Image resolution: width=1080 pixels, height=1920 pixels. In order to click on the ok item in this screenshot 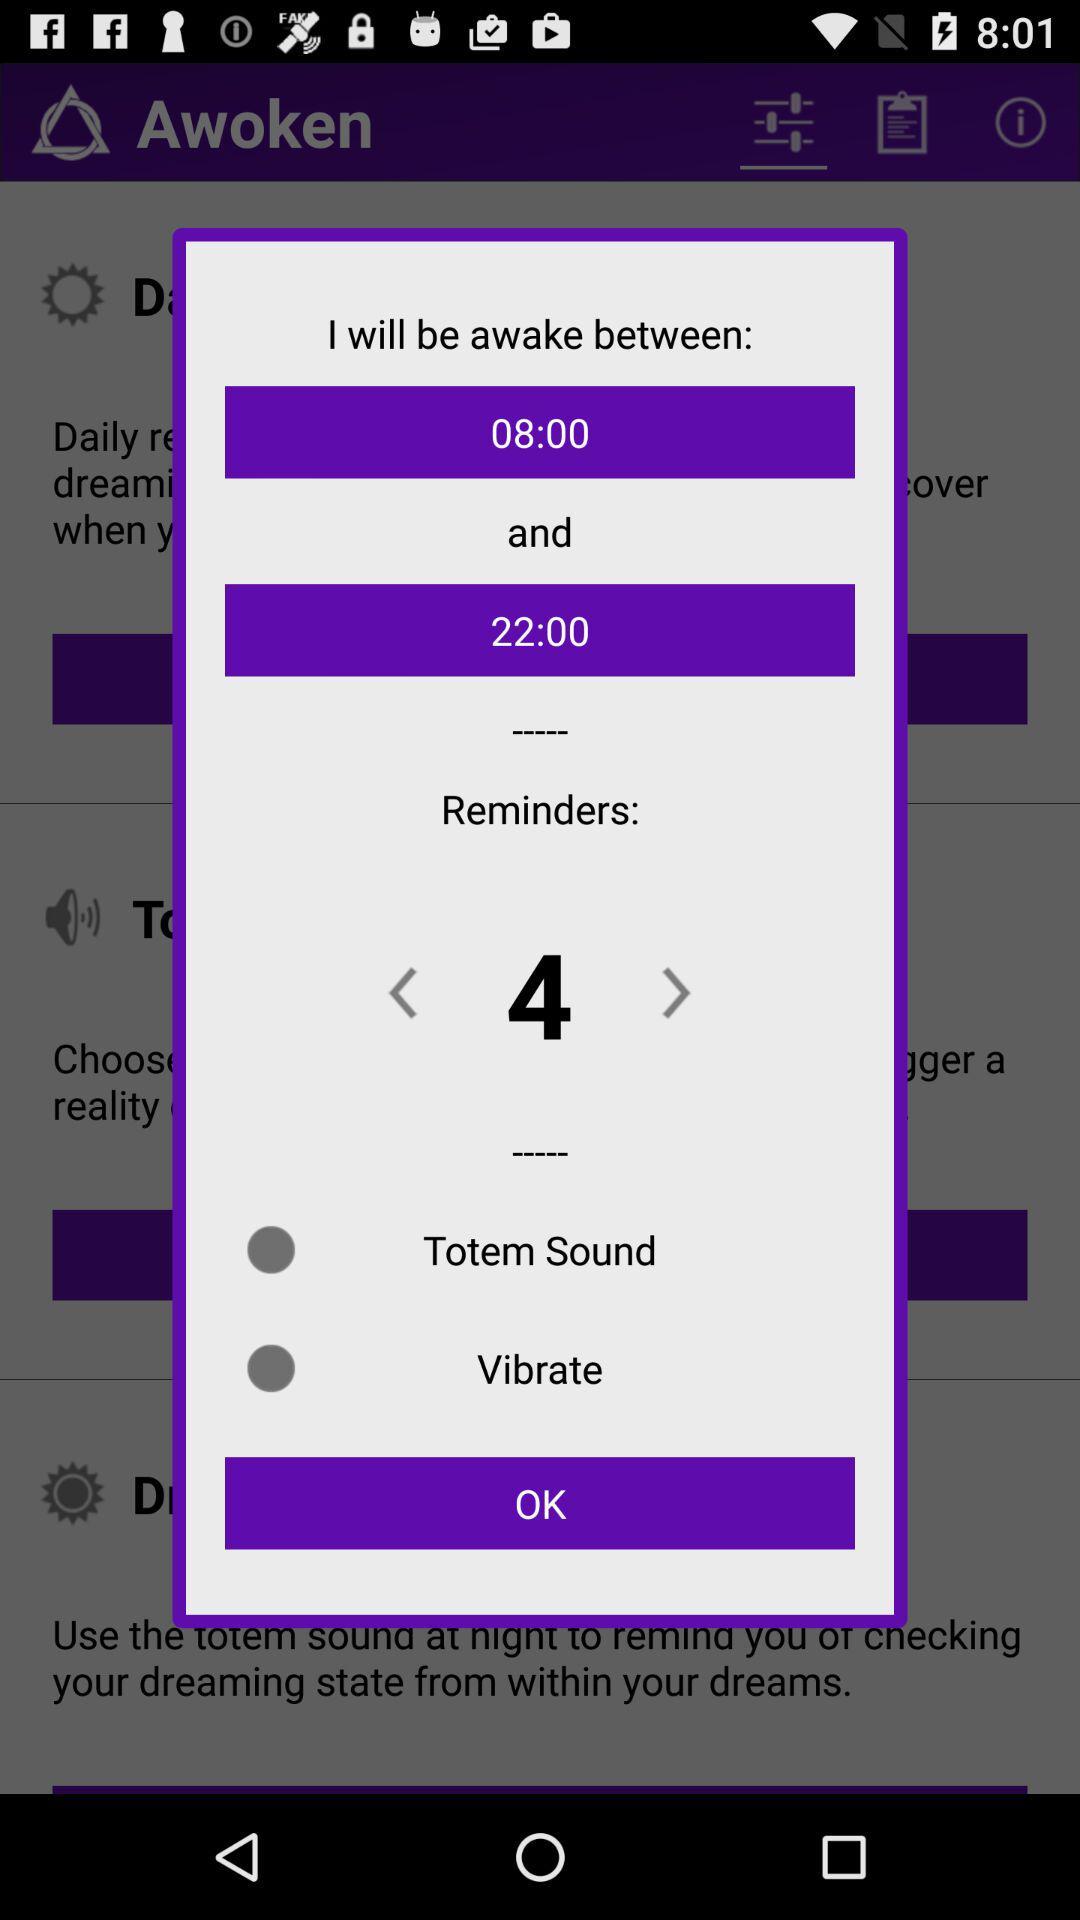, I will do `click(540, 1503)`.